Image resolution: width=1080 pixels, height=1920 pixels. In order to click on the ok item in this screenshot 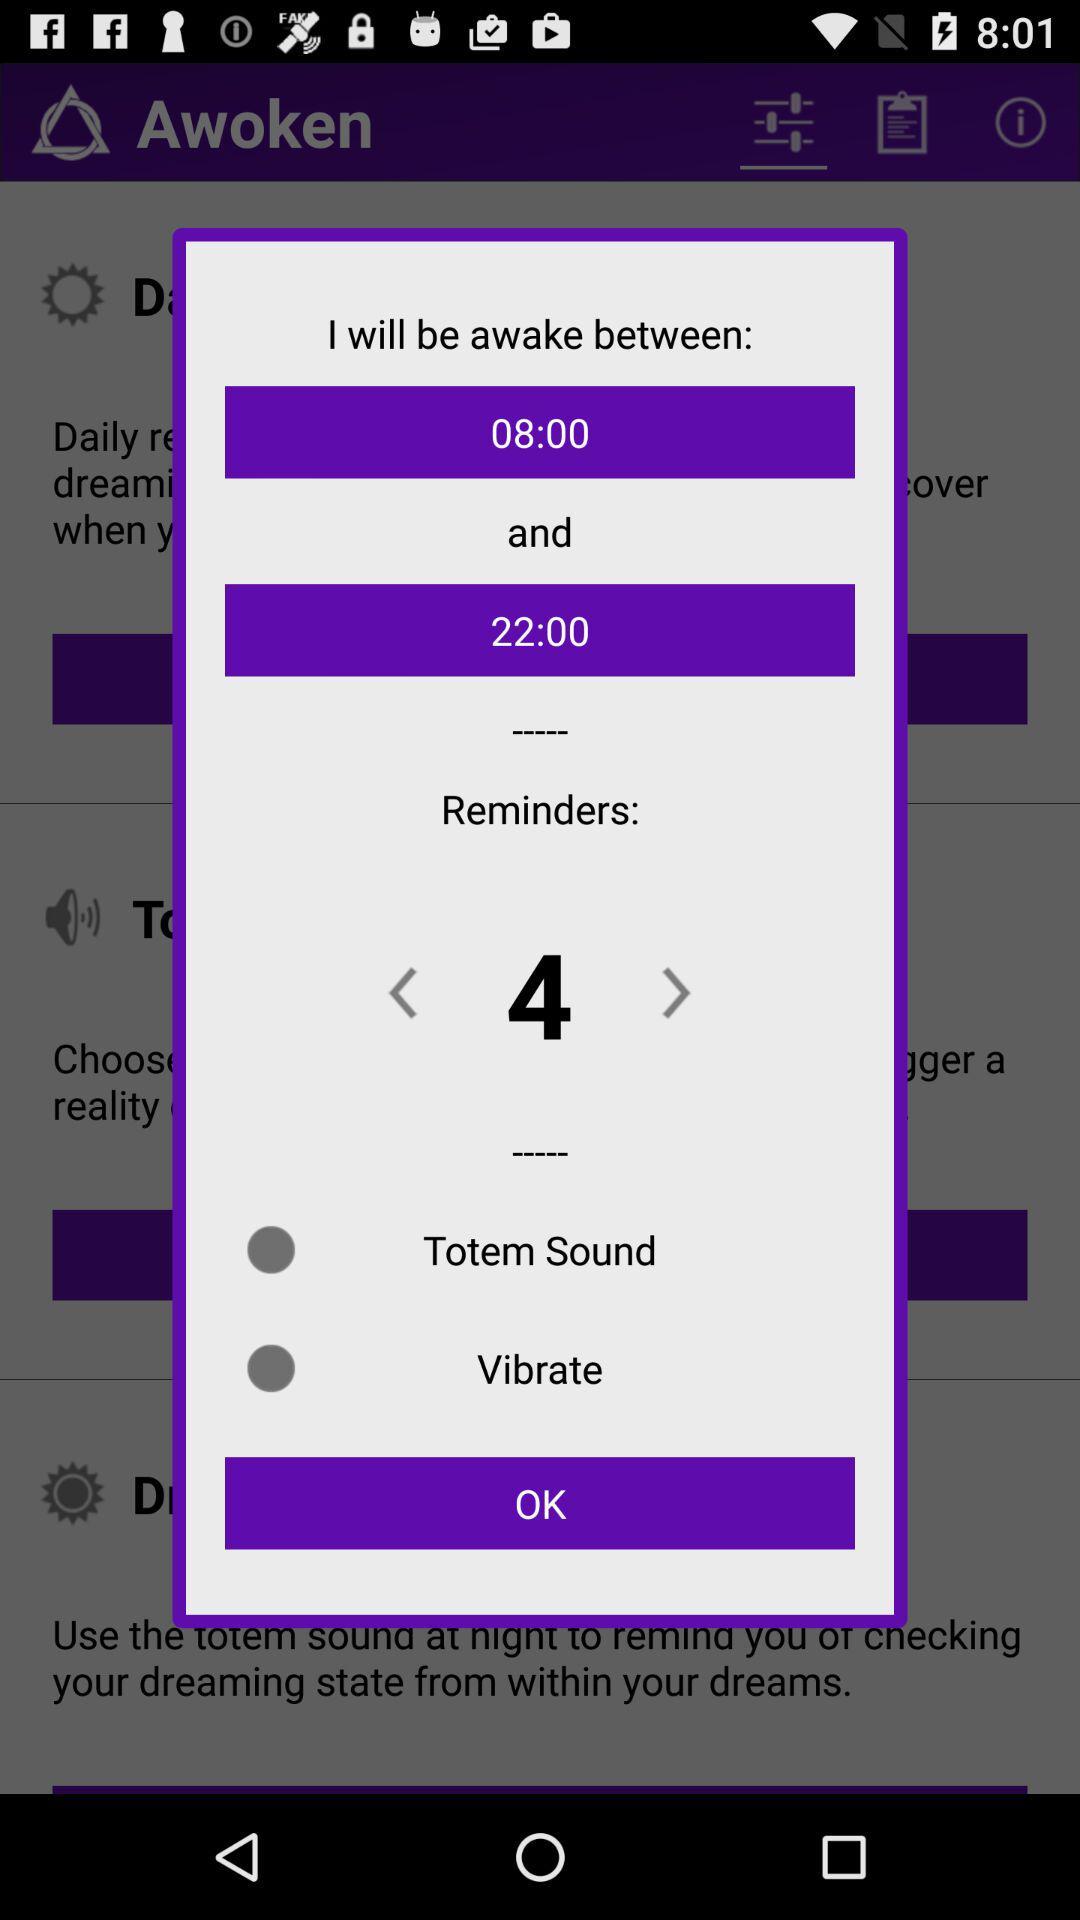, I will do `click(540, 1503)`.